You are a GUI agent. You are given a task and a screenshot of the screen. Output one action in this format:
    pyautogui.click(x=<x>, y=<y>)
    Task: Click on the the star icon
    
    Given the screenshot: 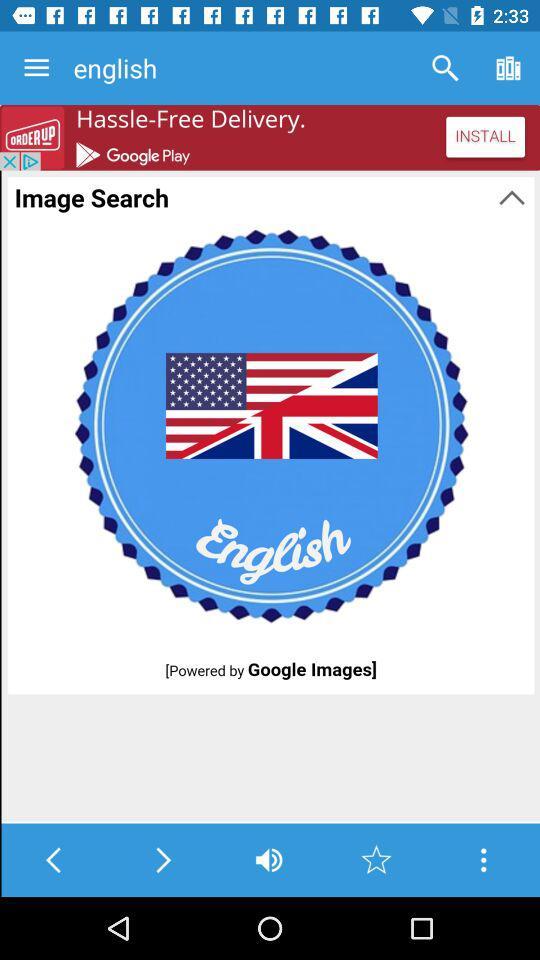 What is the action you would take?
    pyautogui.click(x=376, y=859)
    